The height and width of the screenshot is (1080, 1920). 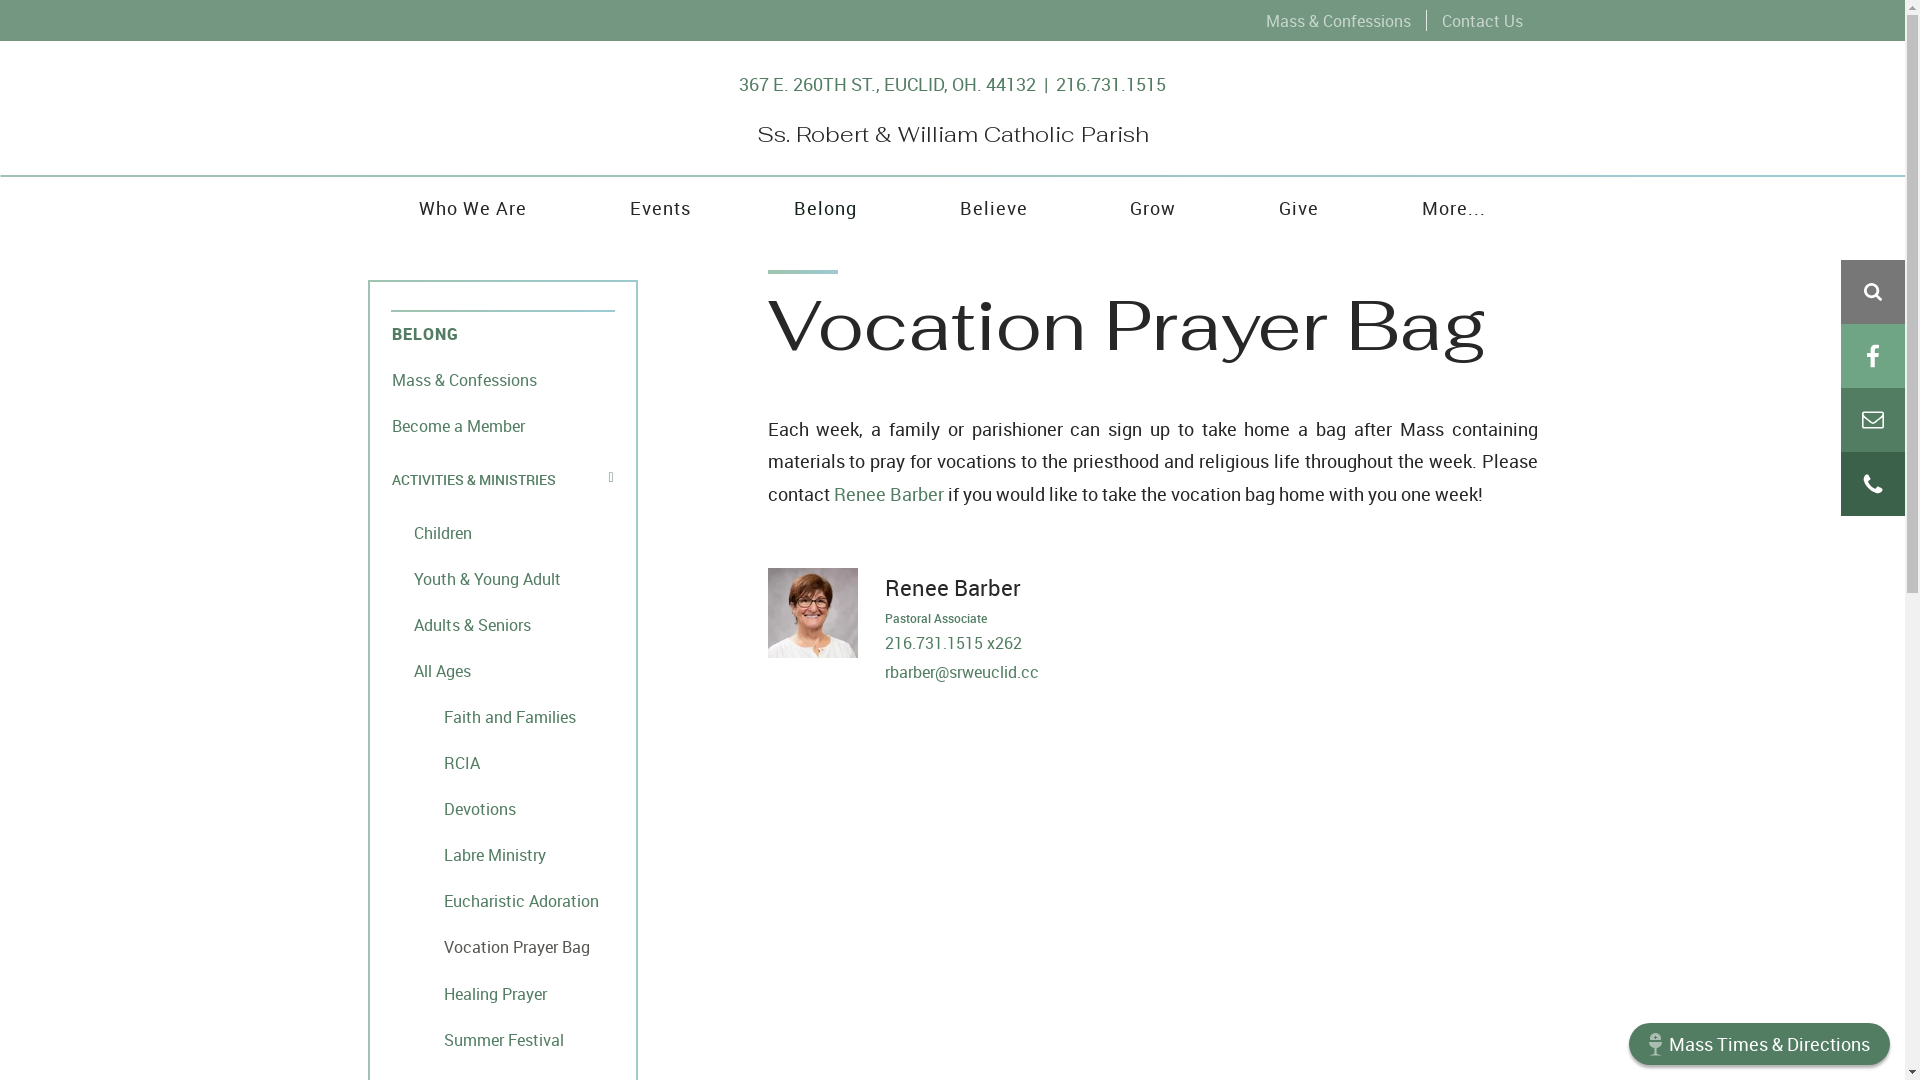 I want to click on 'Who We Are', so click(x=368, y=207).